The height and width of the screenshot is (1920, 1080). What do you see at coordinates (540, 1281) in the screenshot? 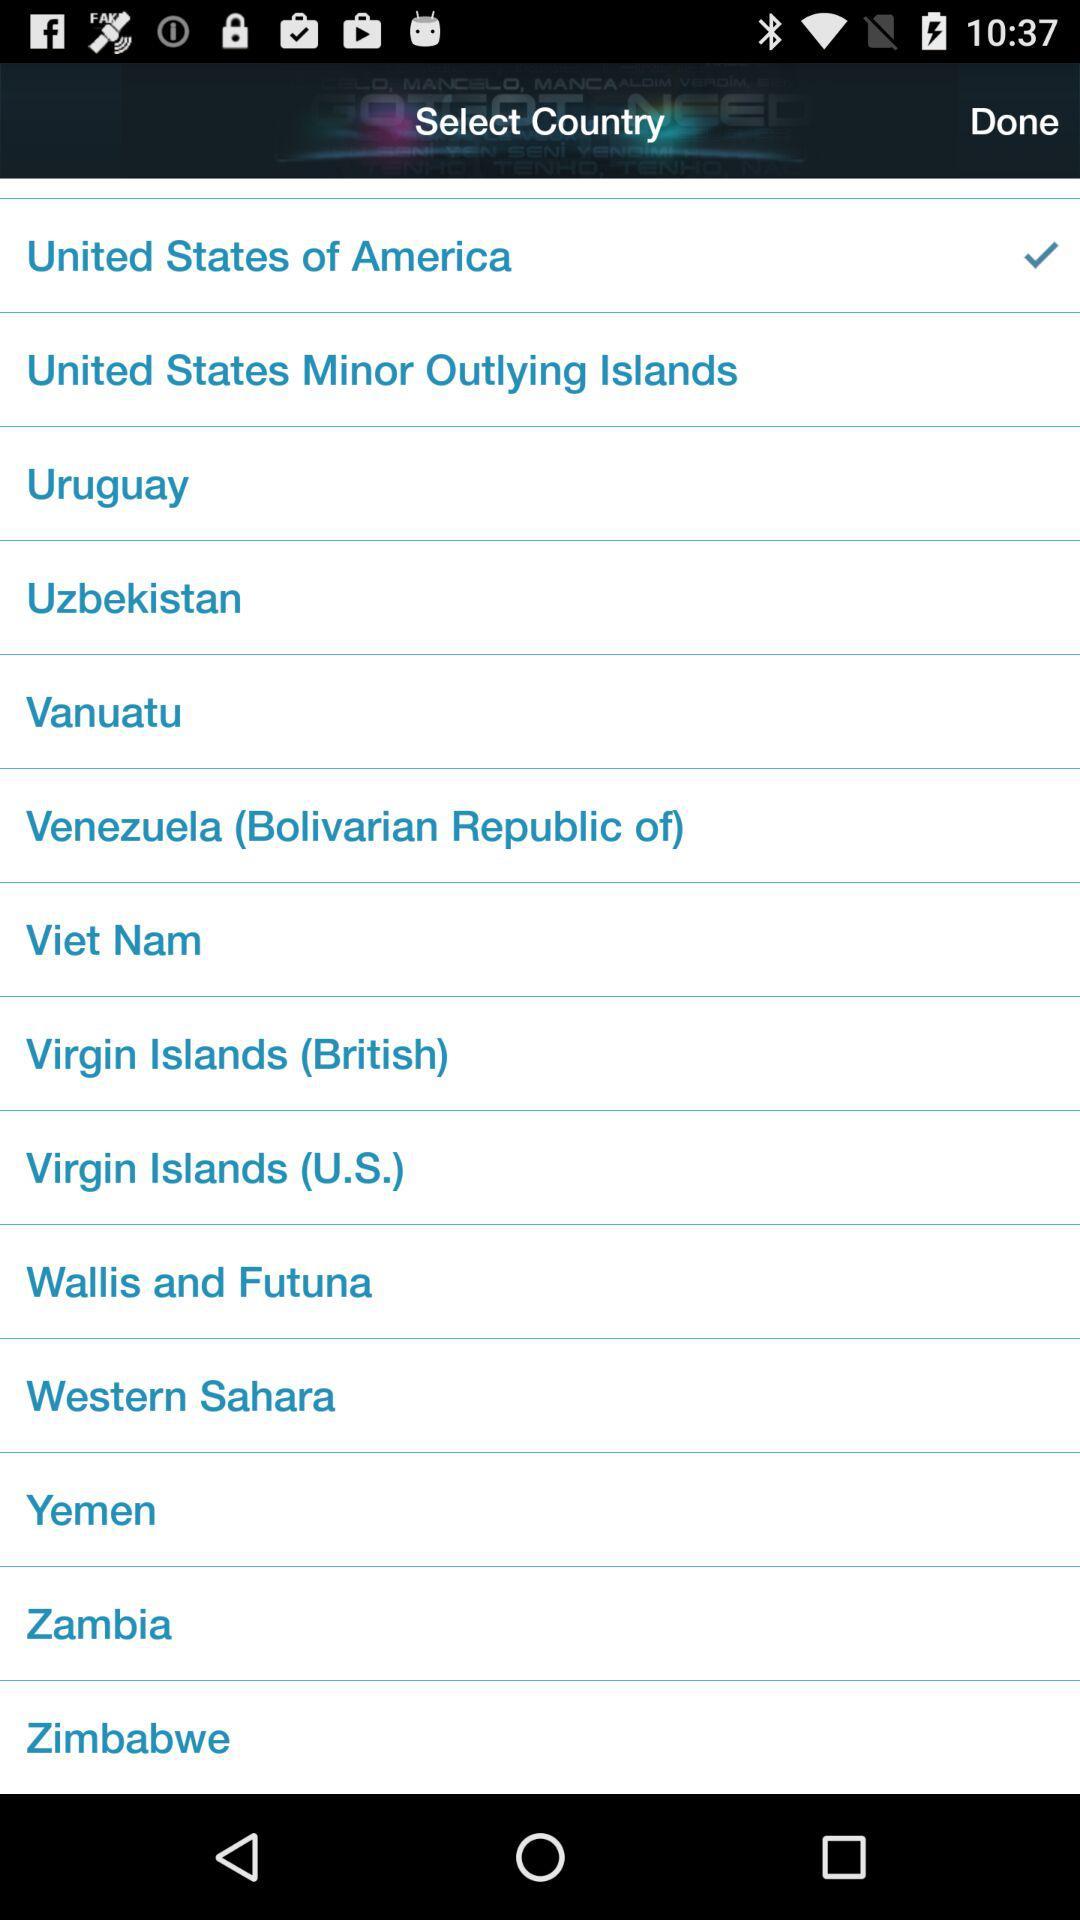
I see `the wallis and futuna` at bounding box center [540, 1281].